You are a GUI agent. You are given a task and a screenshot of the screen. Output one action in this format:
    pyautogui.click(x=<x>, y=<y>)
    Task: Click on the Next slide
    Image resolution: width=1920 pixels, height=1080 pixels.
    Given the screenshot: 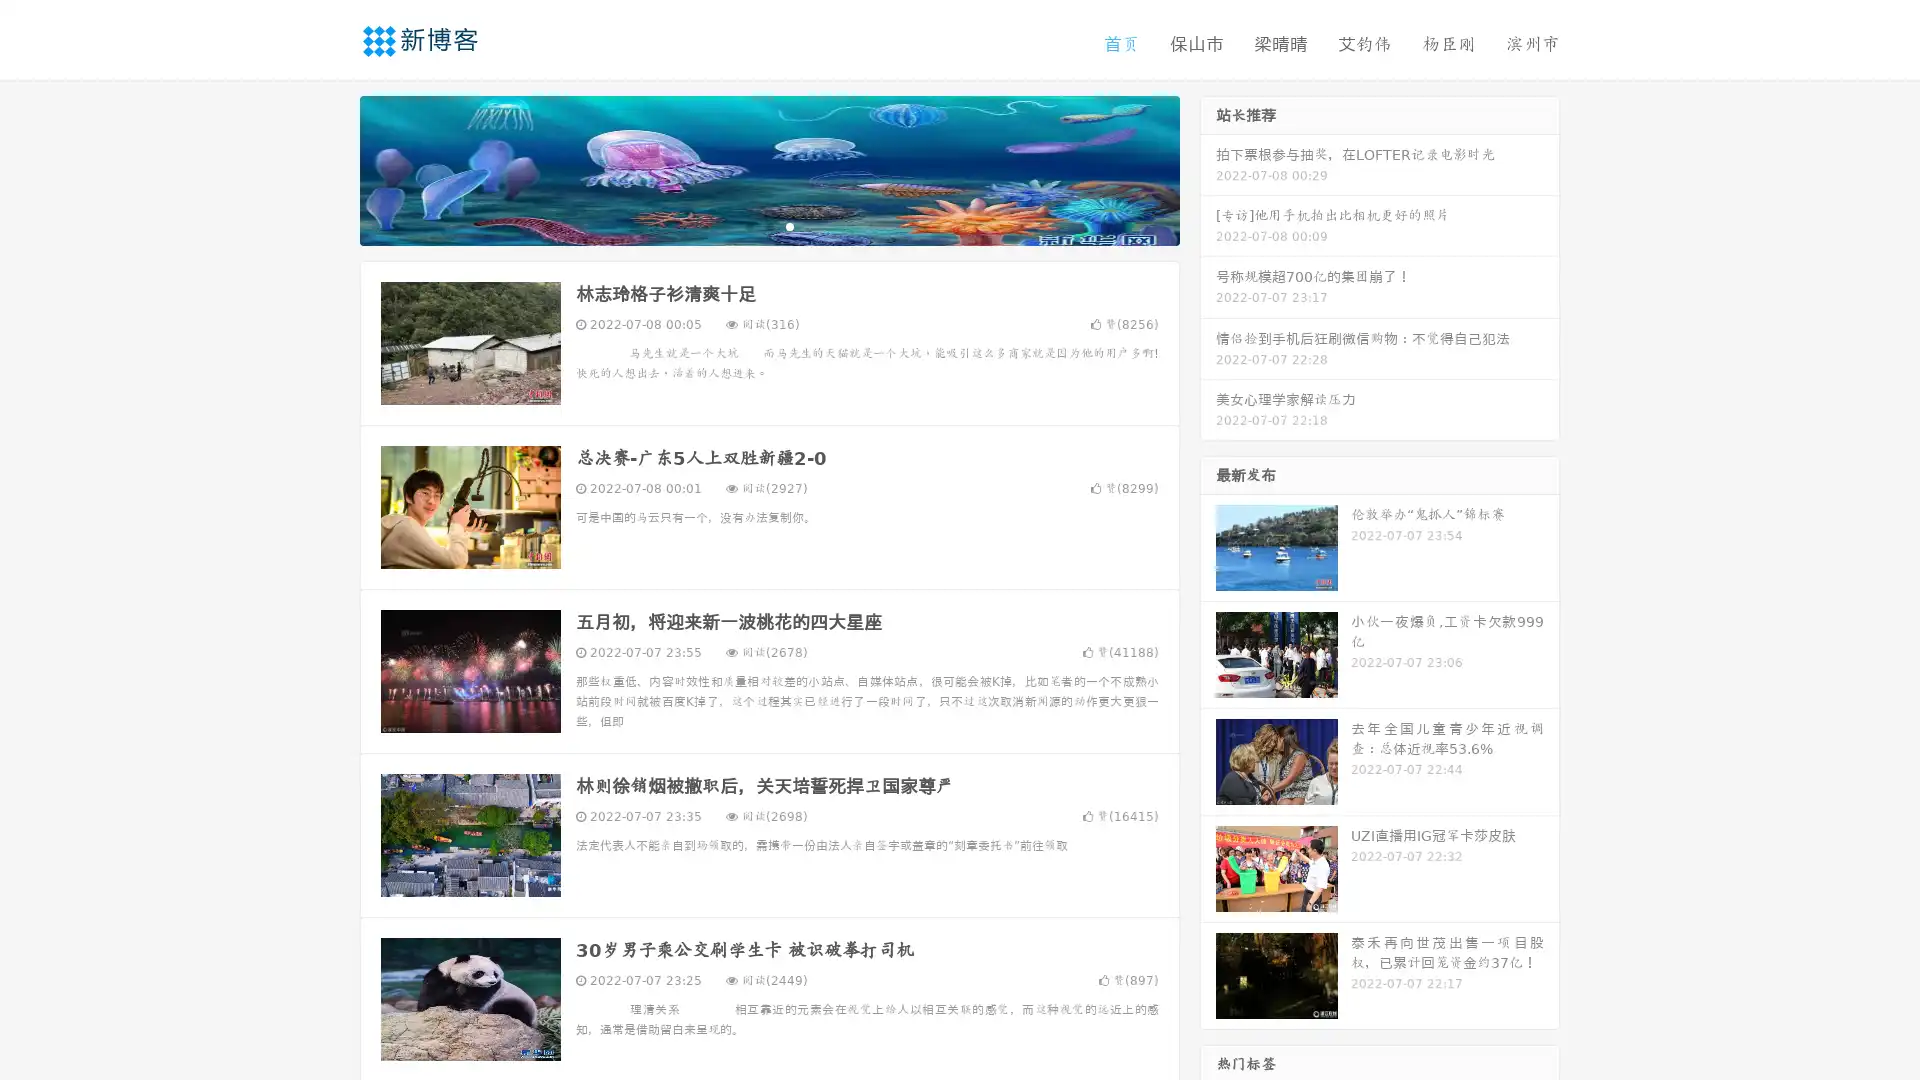 What is the action you would take?
    pyautogui.click(x=1208, y=168)
    